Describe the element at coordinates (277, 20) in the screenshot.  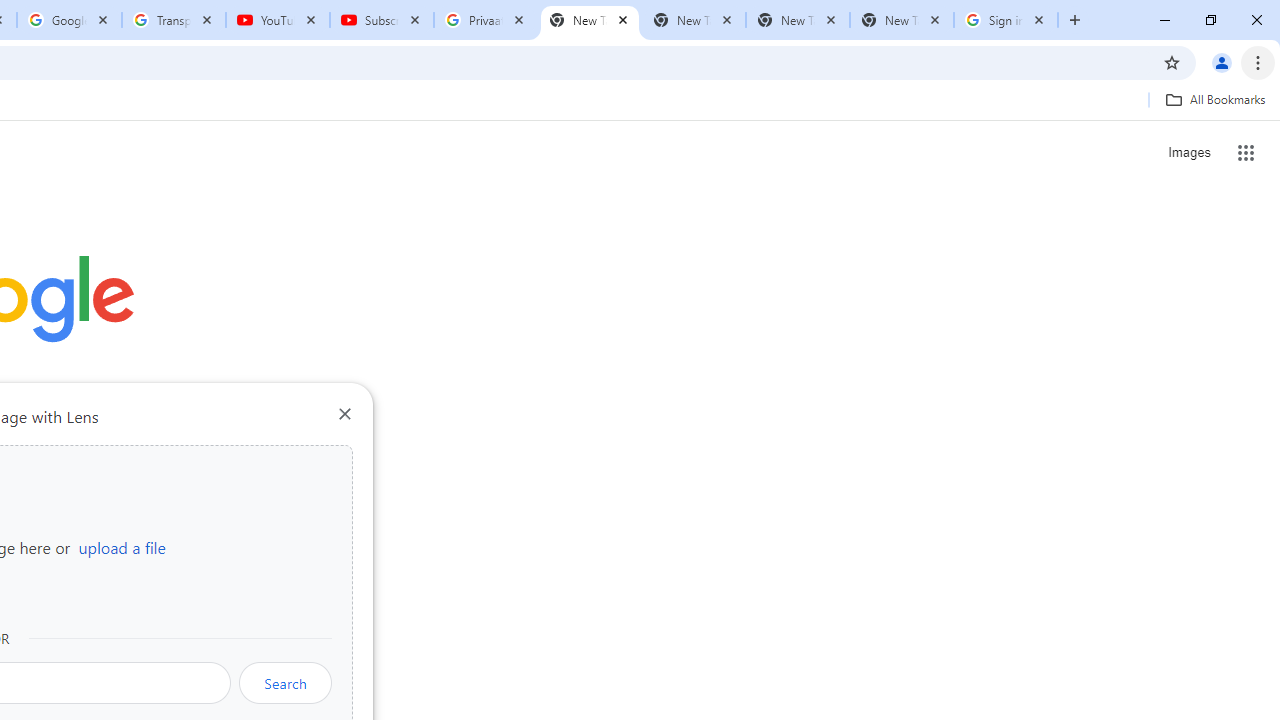
I see `'YouTube'` at that location.